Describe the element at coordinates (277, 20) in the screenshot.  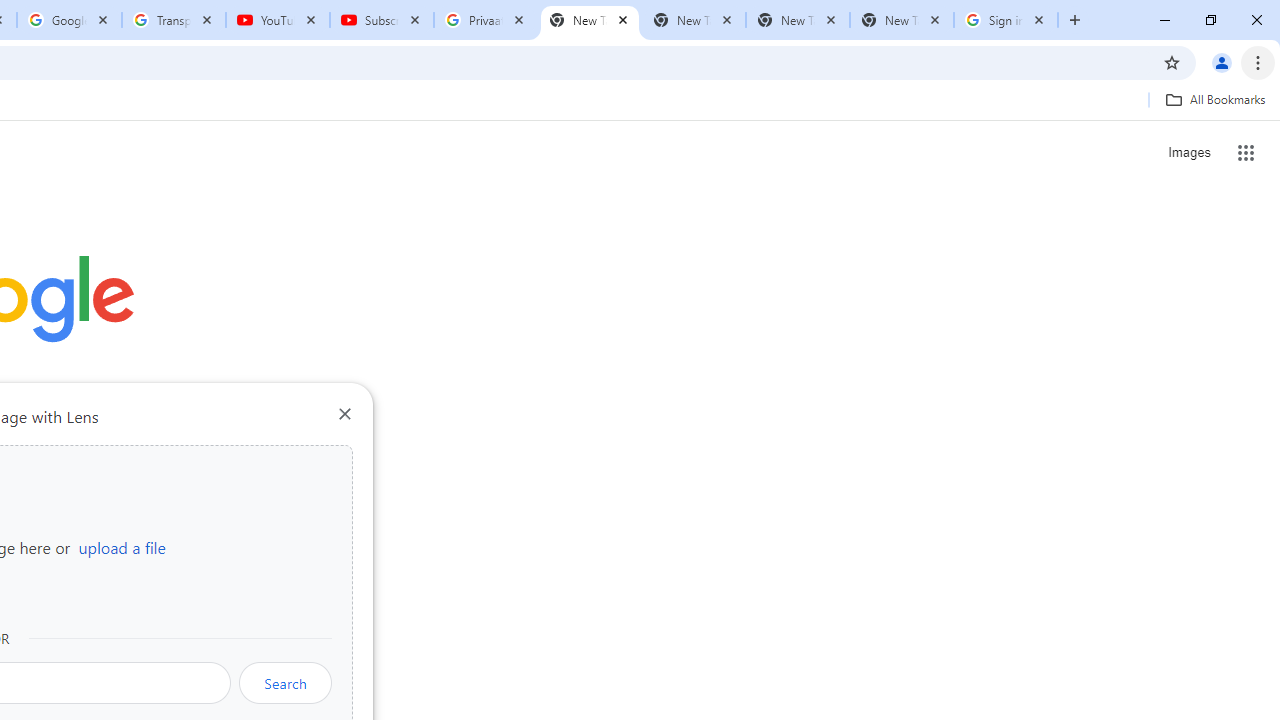
I see `'YouTube'` at that location.